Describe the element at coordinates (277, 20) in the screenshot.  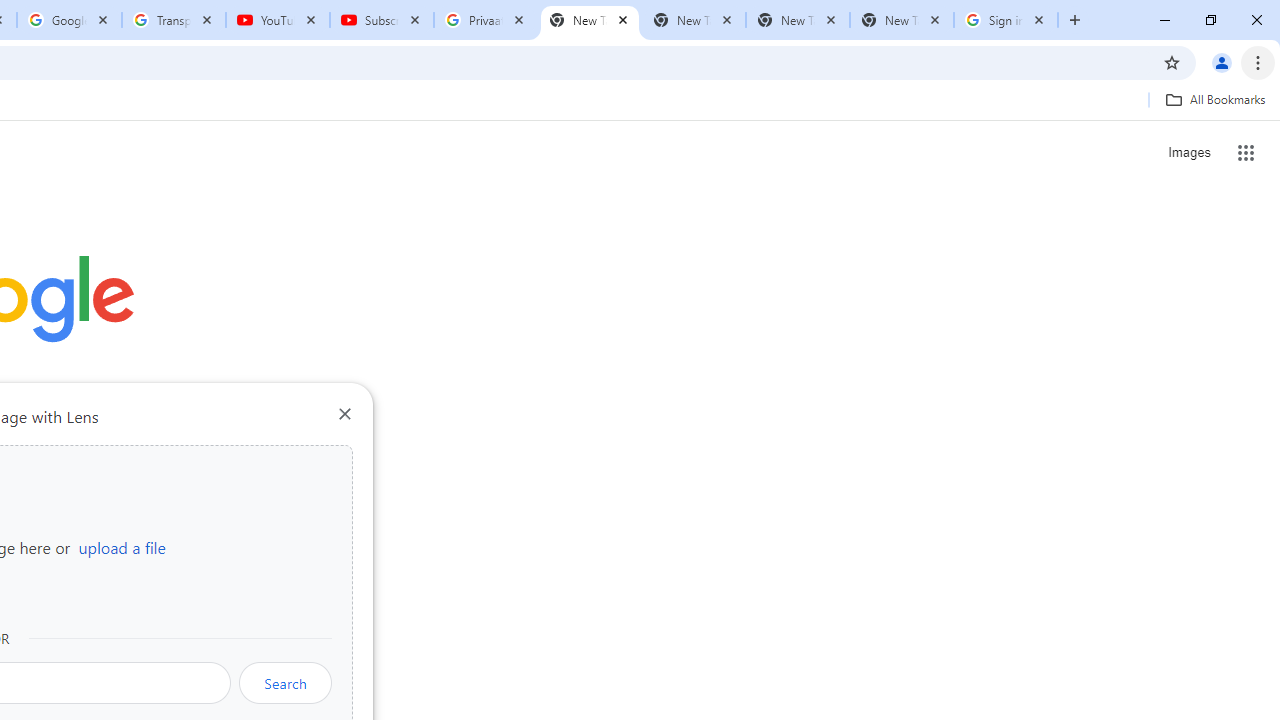
I see `'YouTube'` at that location.